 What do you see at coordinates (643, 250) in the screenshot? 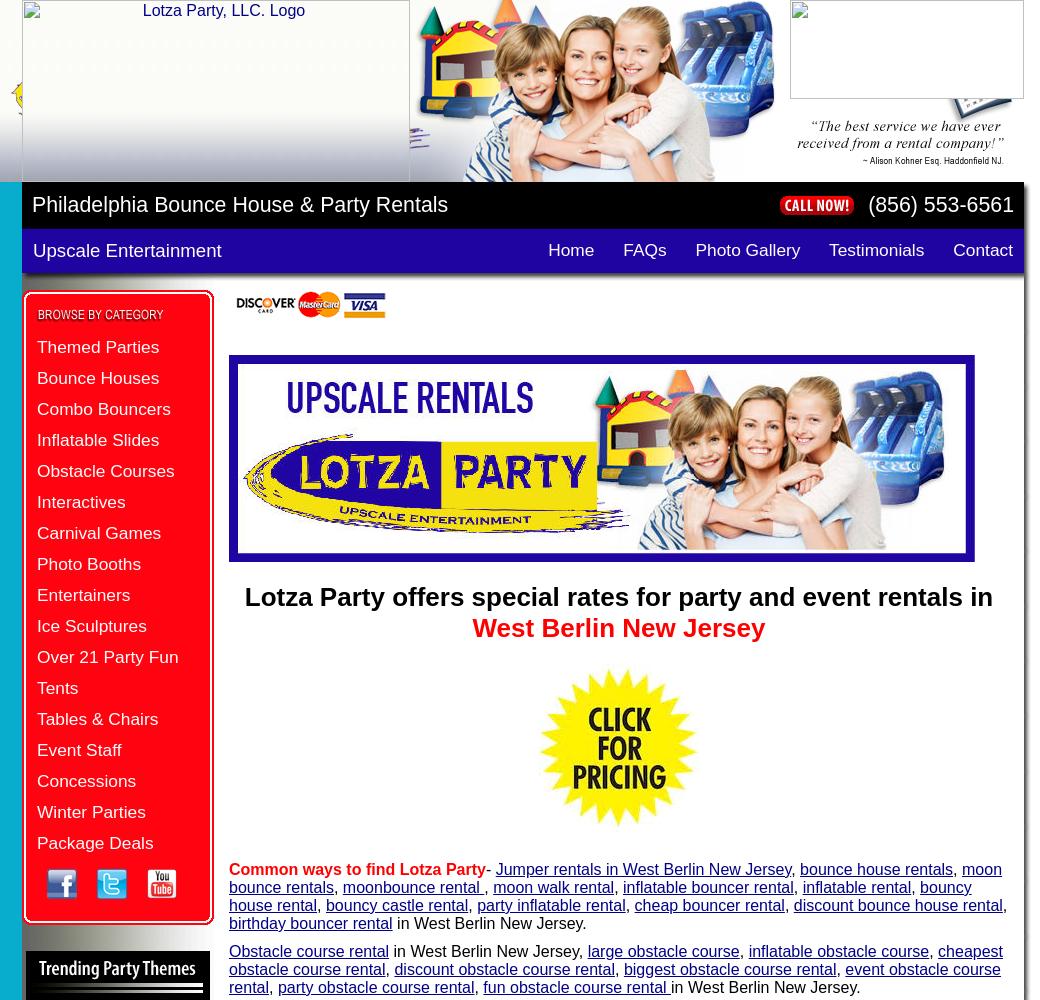
I see `'FAQs'` at bounding box center [643, 250].